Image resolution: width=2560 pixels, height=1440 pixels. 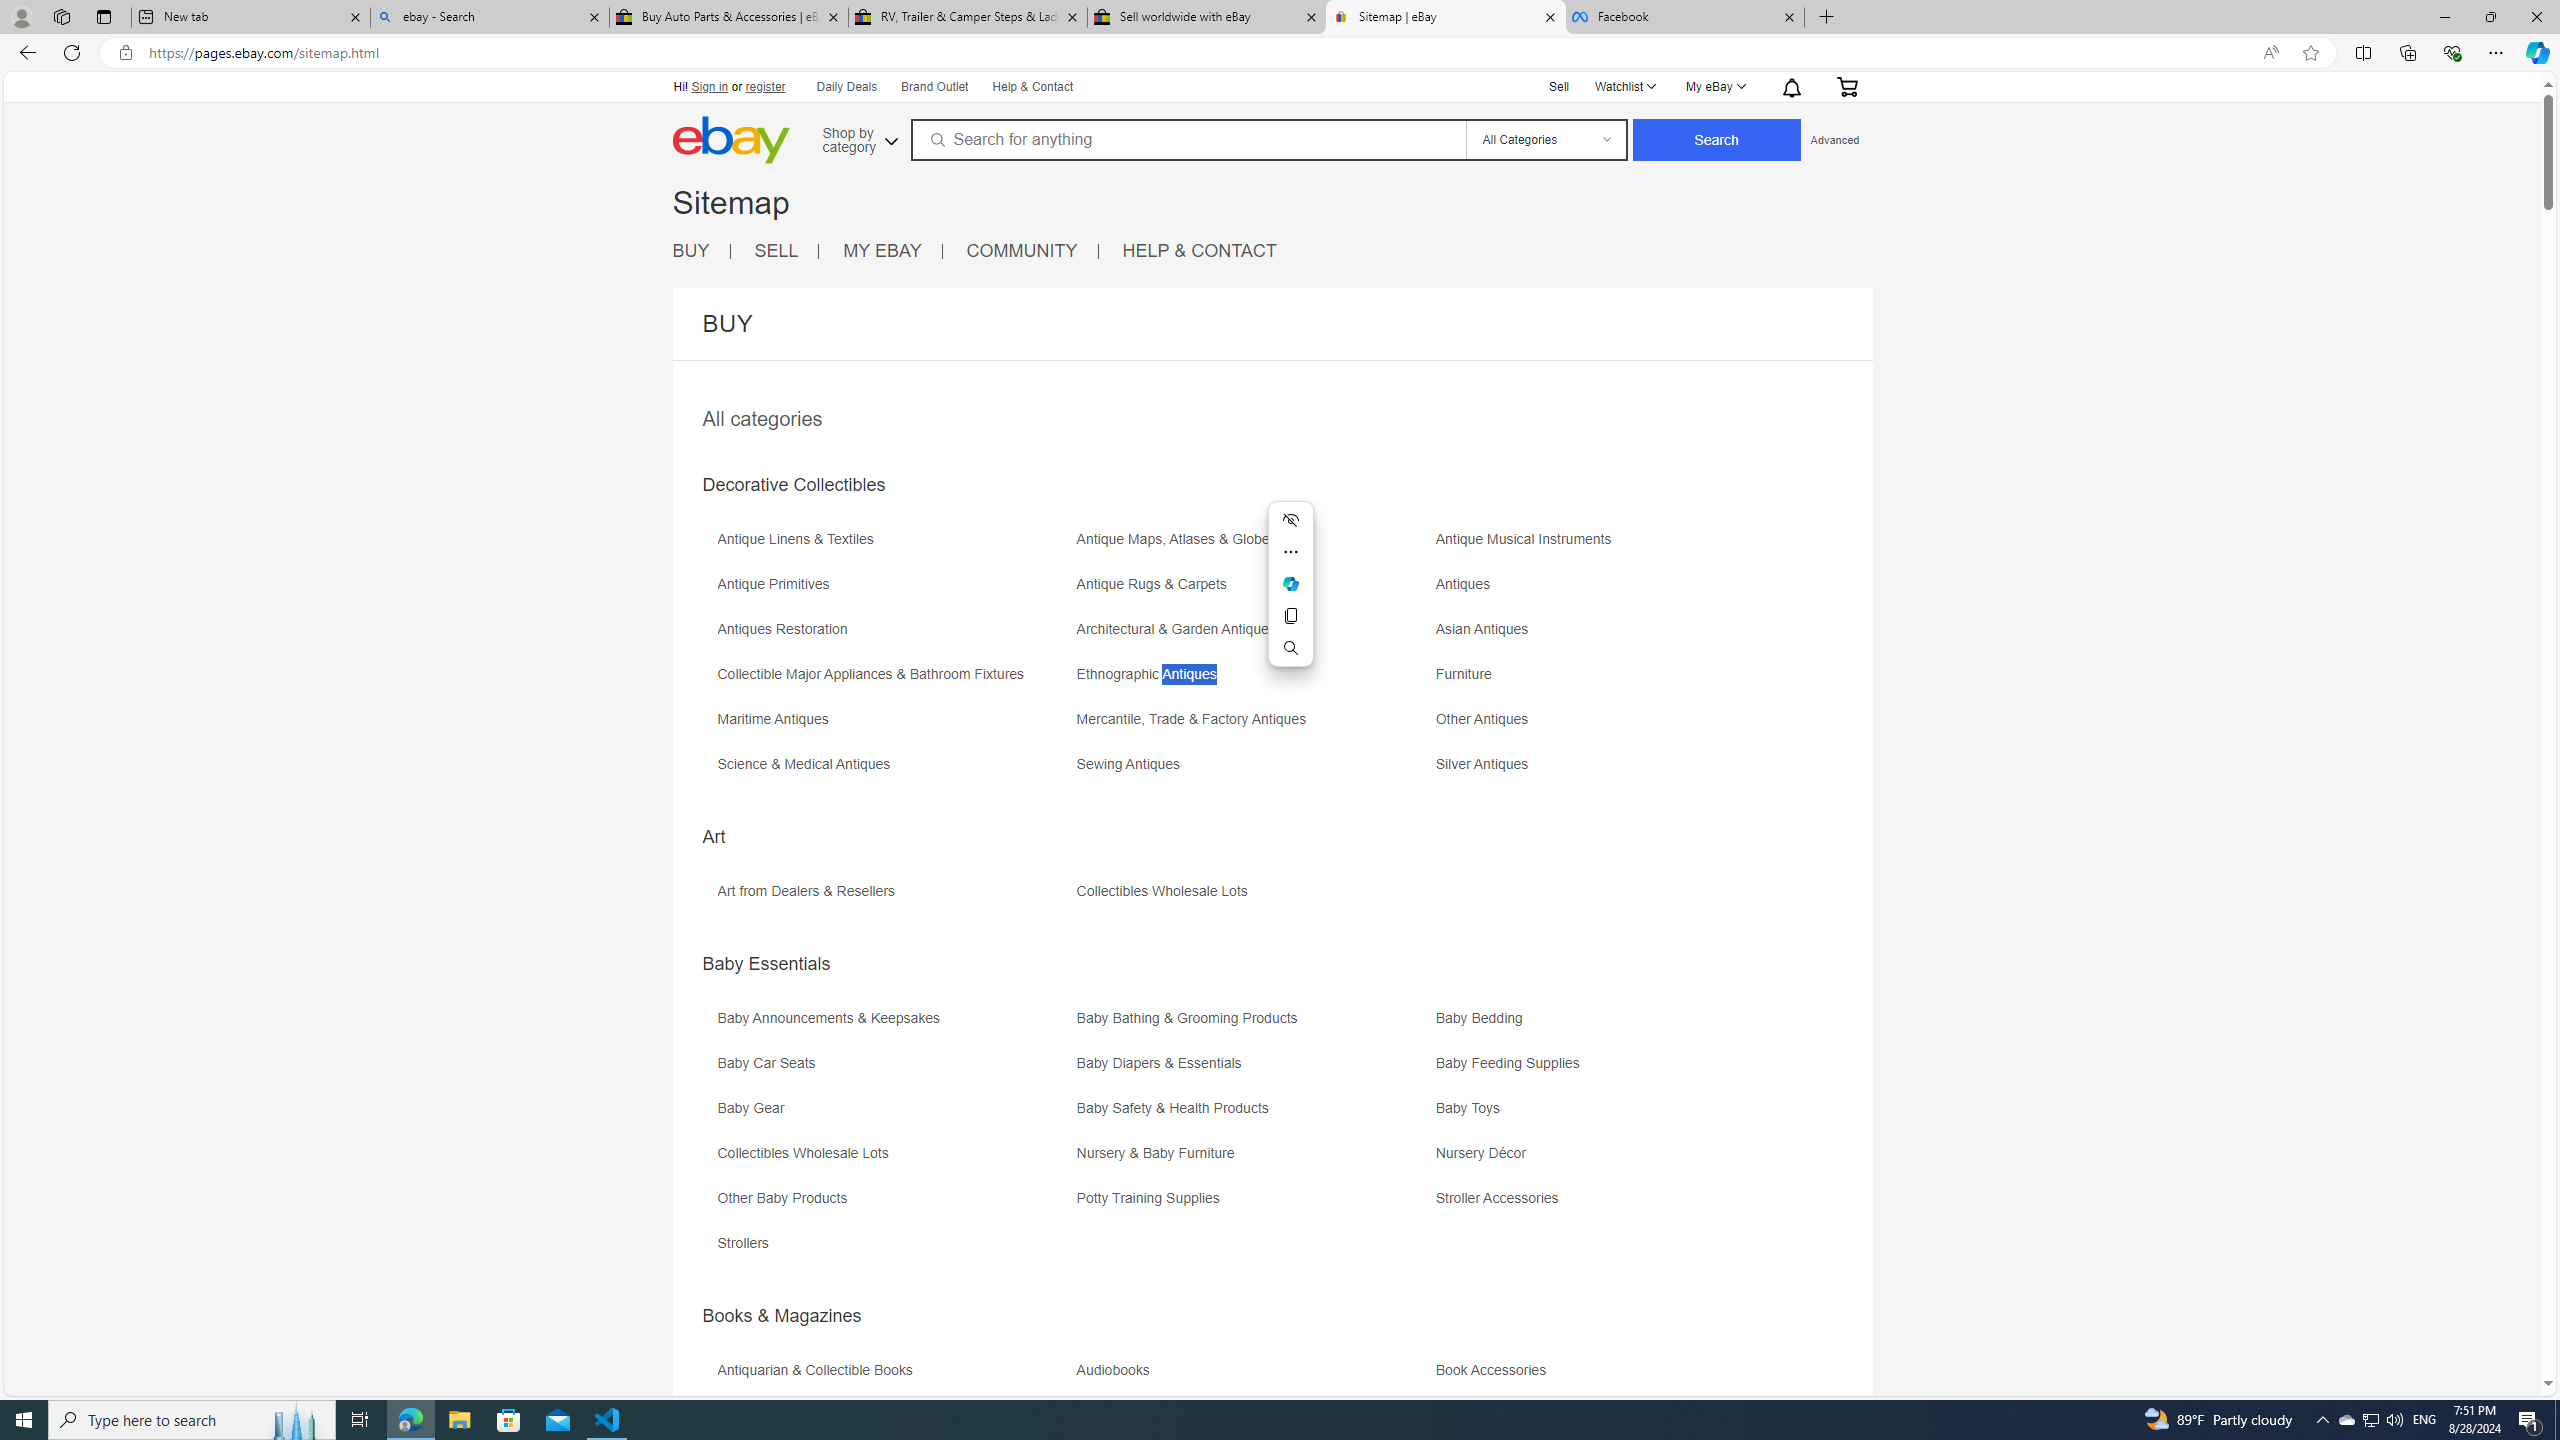 What do you see at coordinates (893, 897) in the screenshot?
I see `'Art from Dealers & Resellers'` at bounding box center [893, 897].